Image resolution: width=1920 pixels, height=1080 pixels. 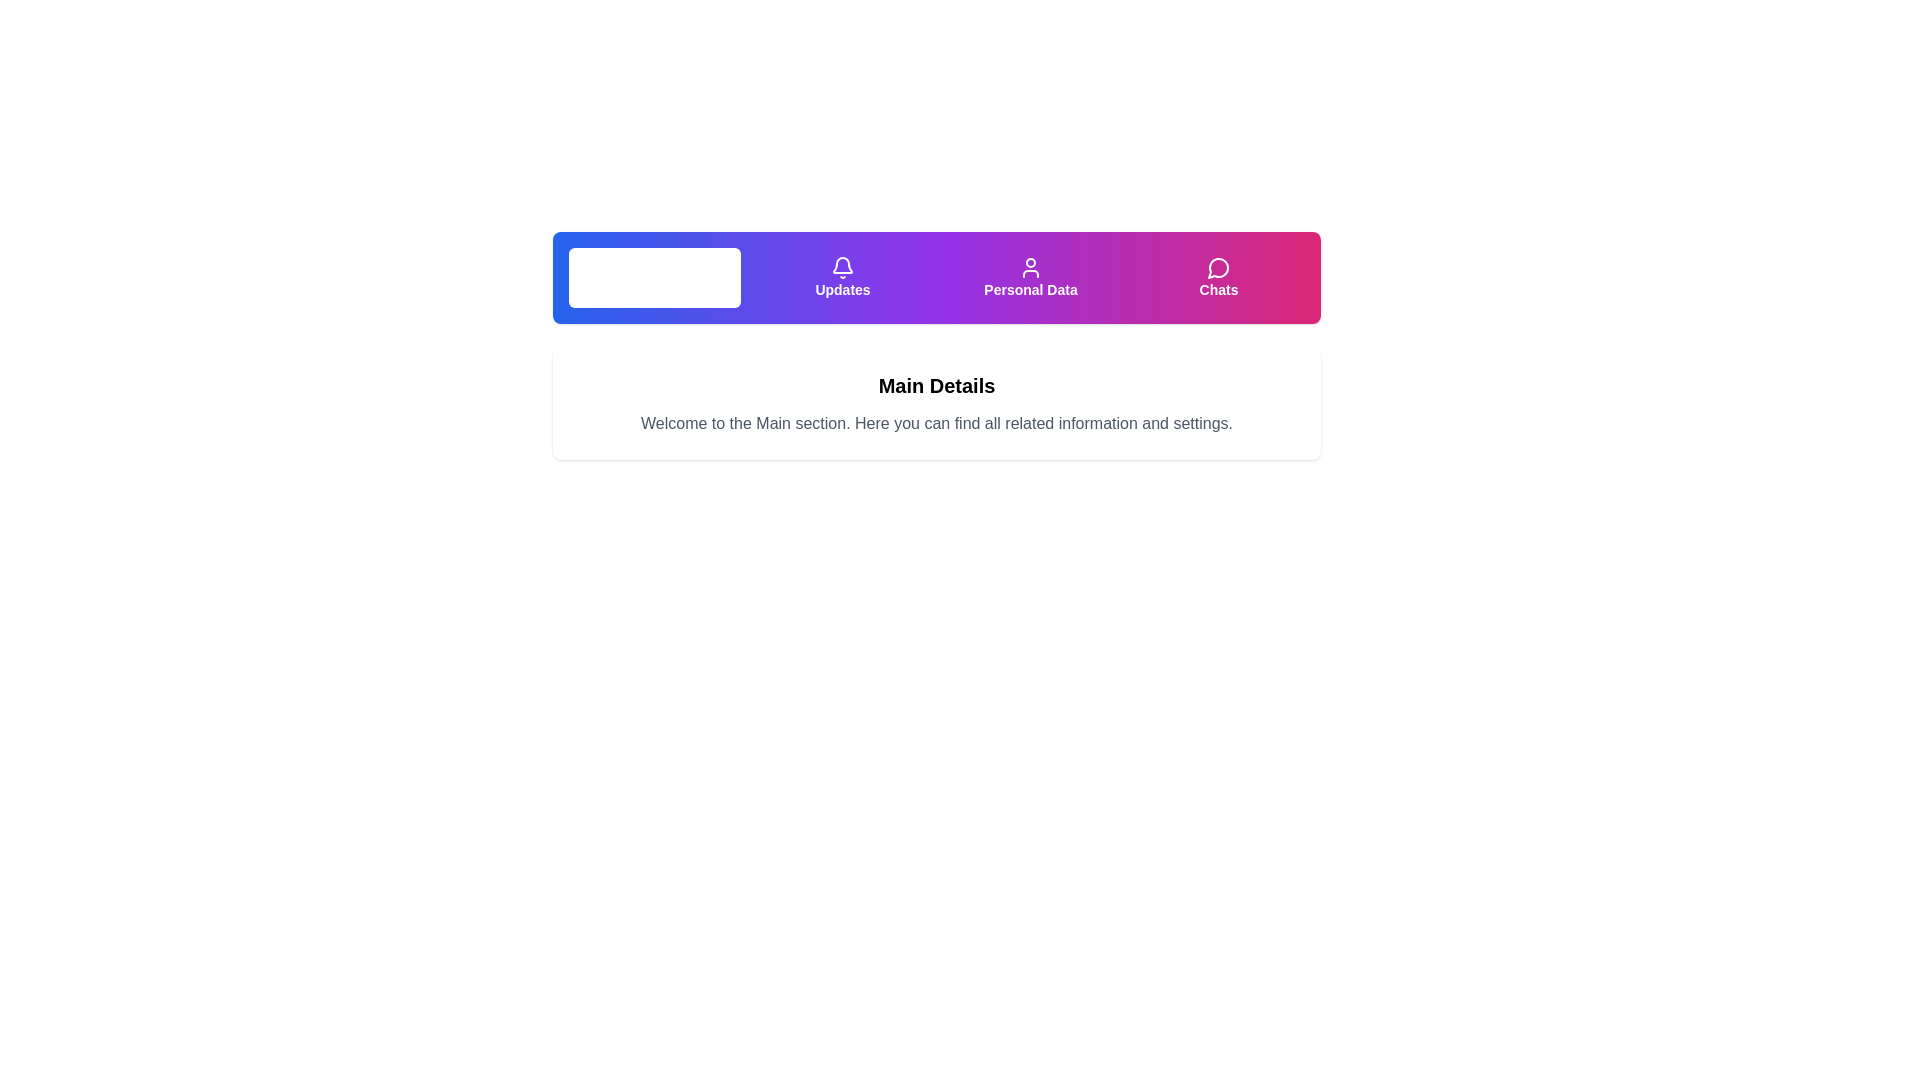 What do you see at coordinates (1031, 266) in the screenshot?
I see `the 'Personal Data' icon located in the navigation bar, which is visually represented on a purple background and positioned above the text label 'Personal Data'` at bounding box center [1031, 266].